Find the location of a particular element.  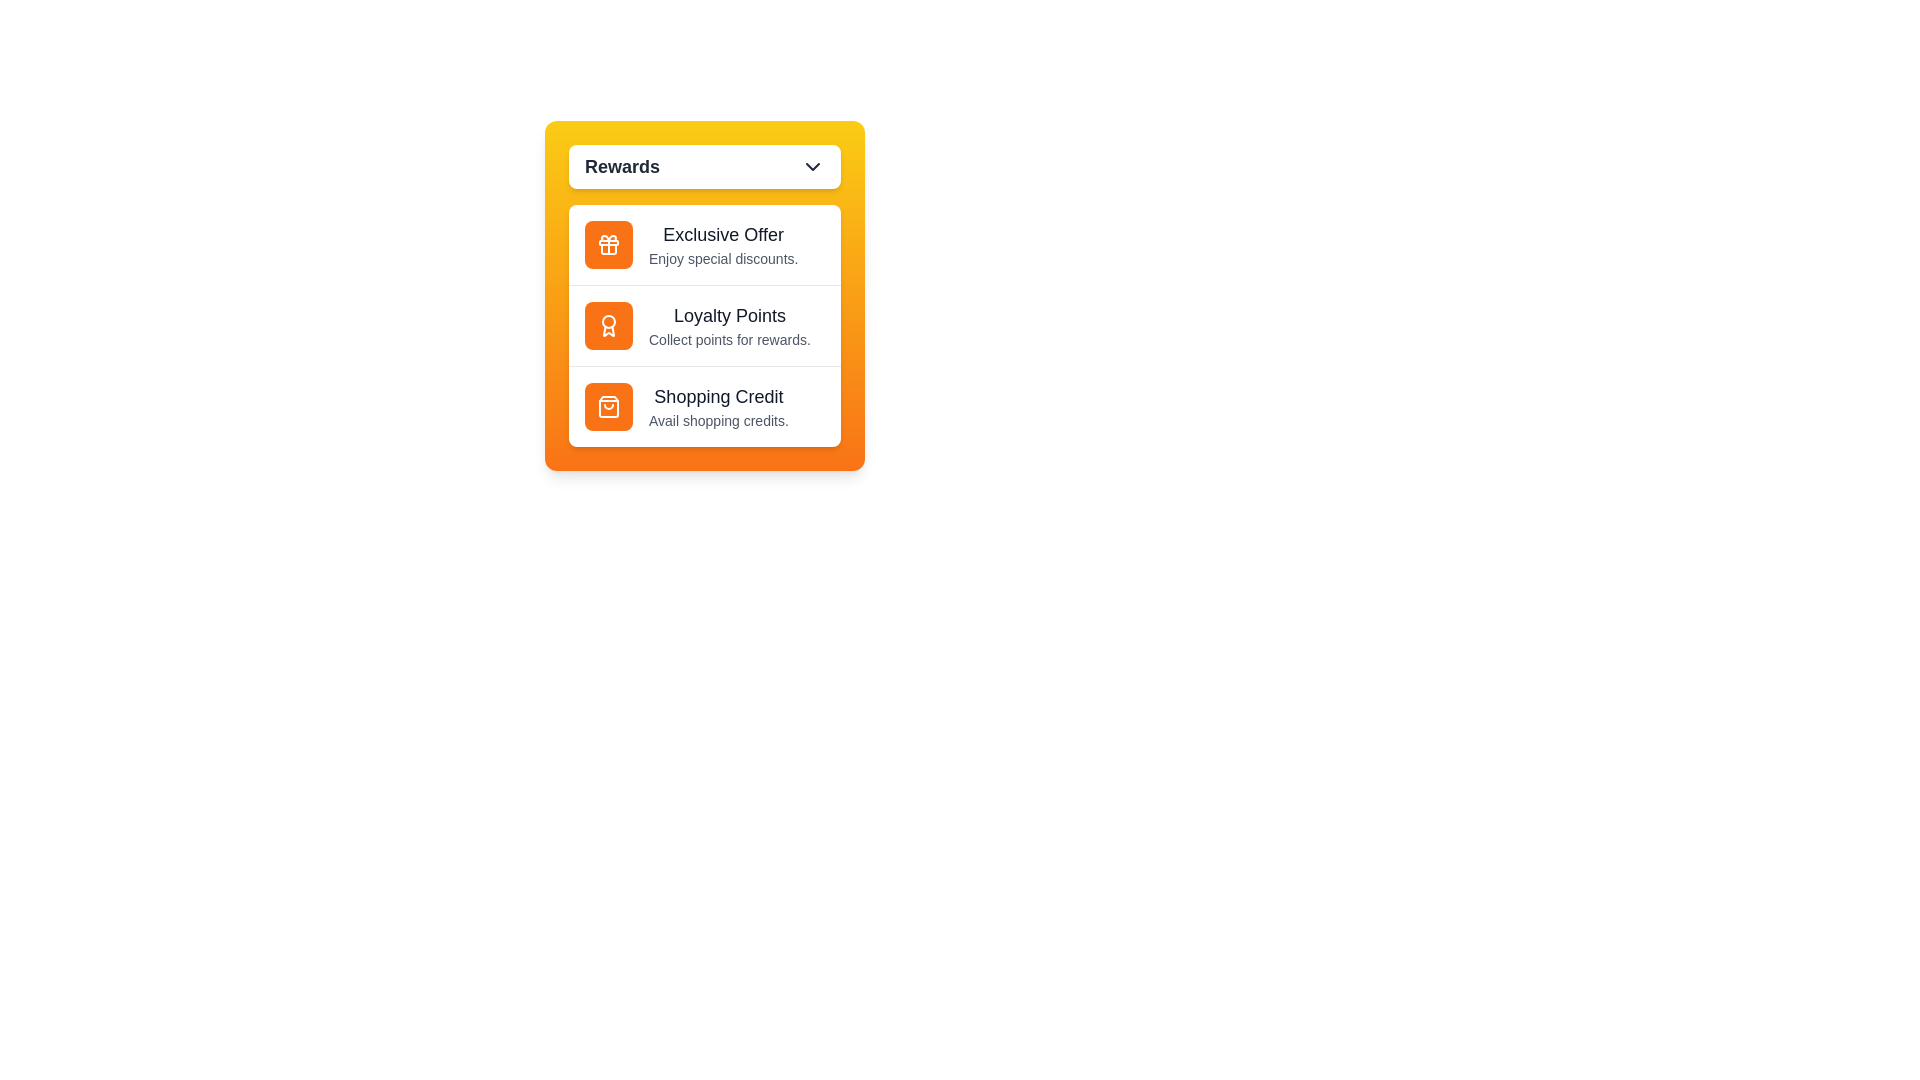

the first Informational card in the vertical list under the yellow 'Rewards' header, which provides details about a specific reward or offer is located at coordinates (705, 244).